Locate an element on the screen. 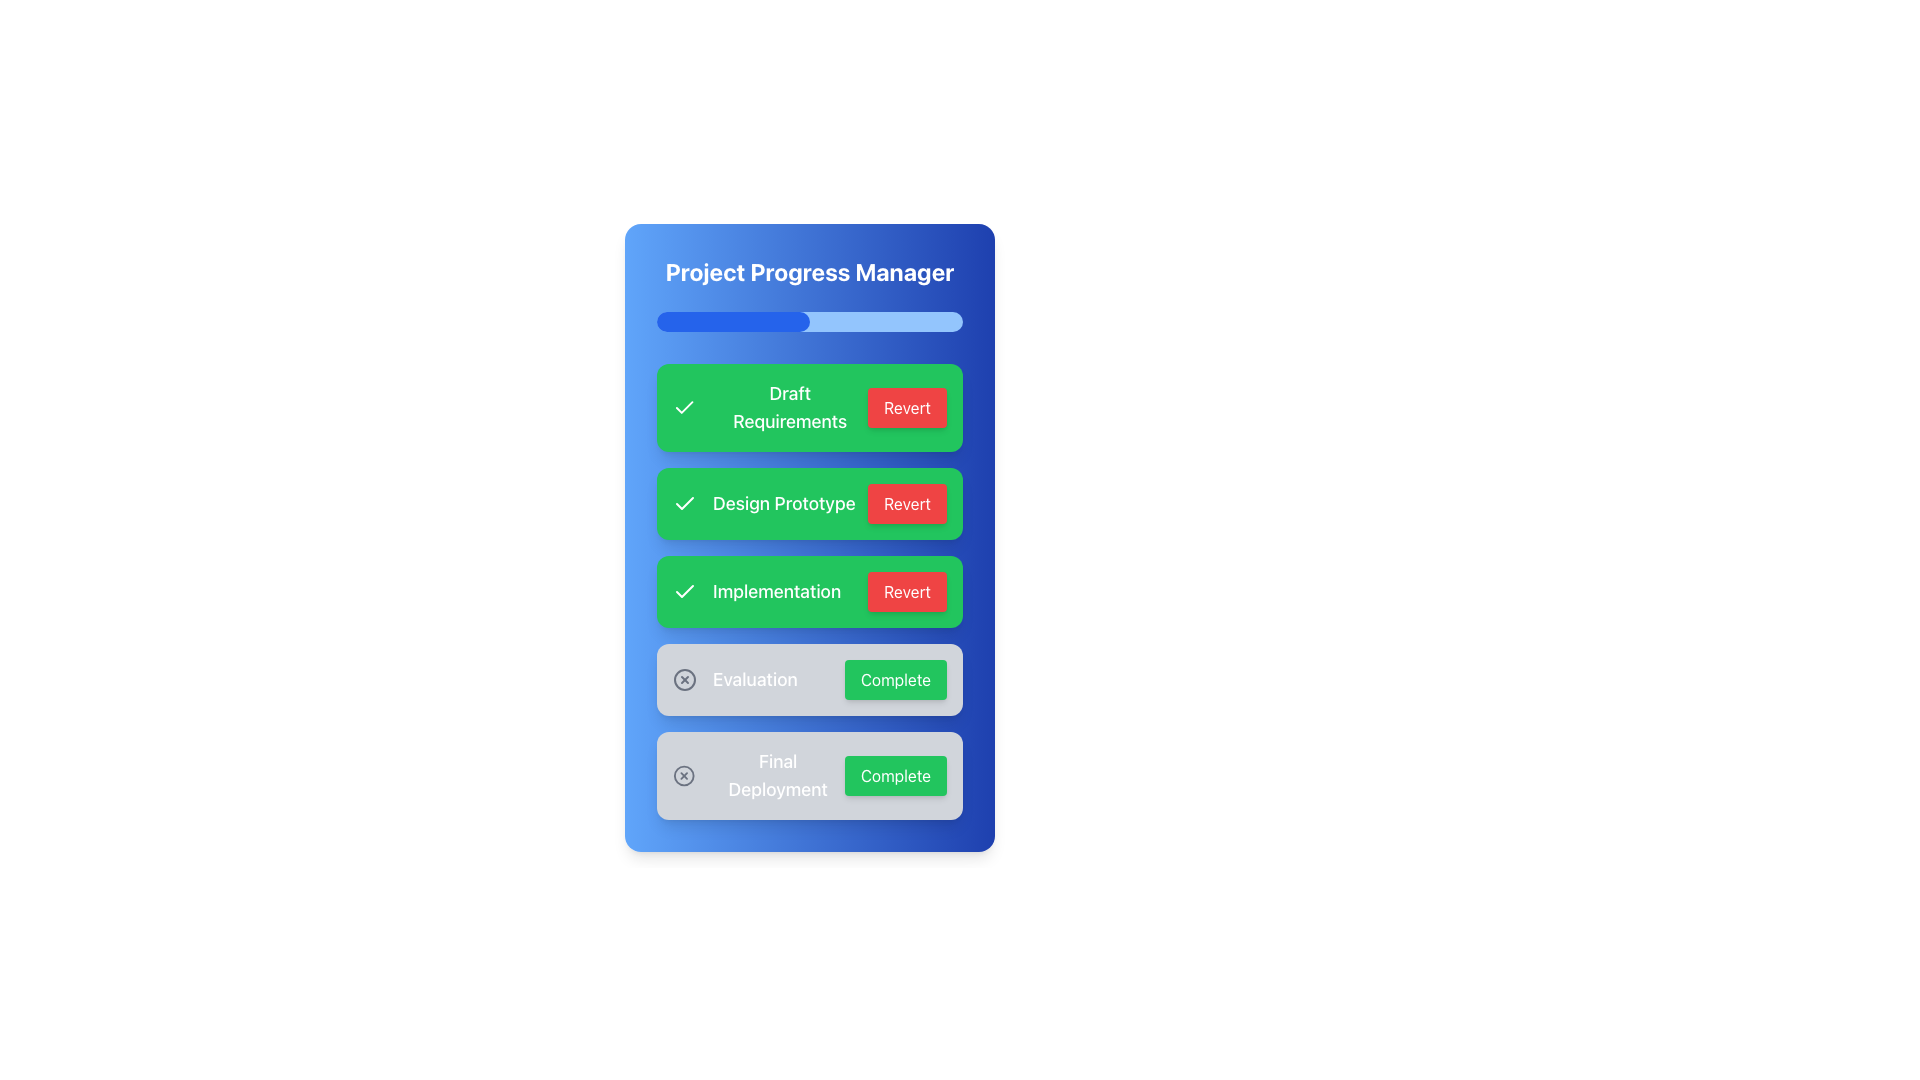  the third button from the top inside the green panel labeled 'Implementation' is located at coordinates (906, 590).